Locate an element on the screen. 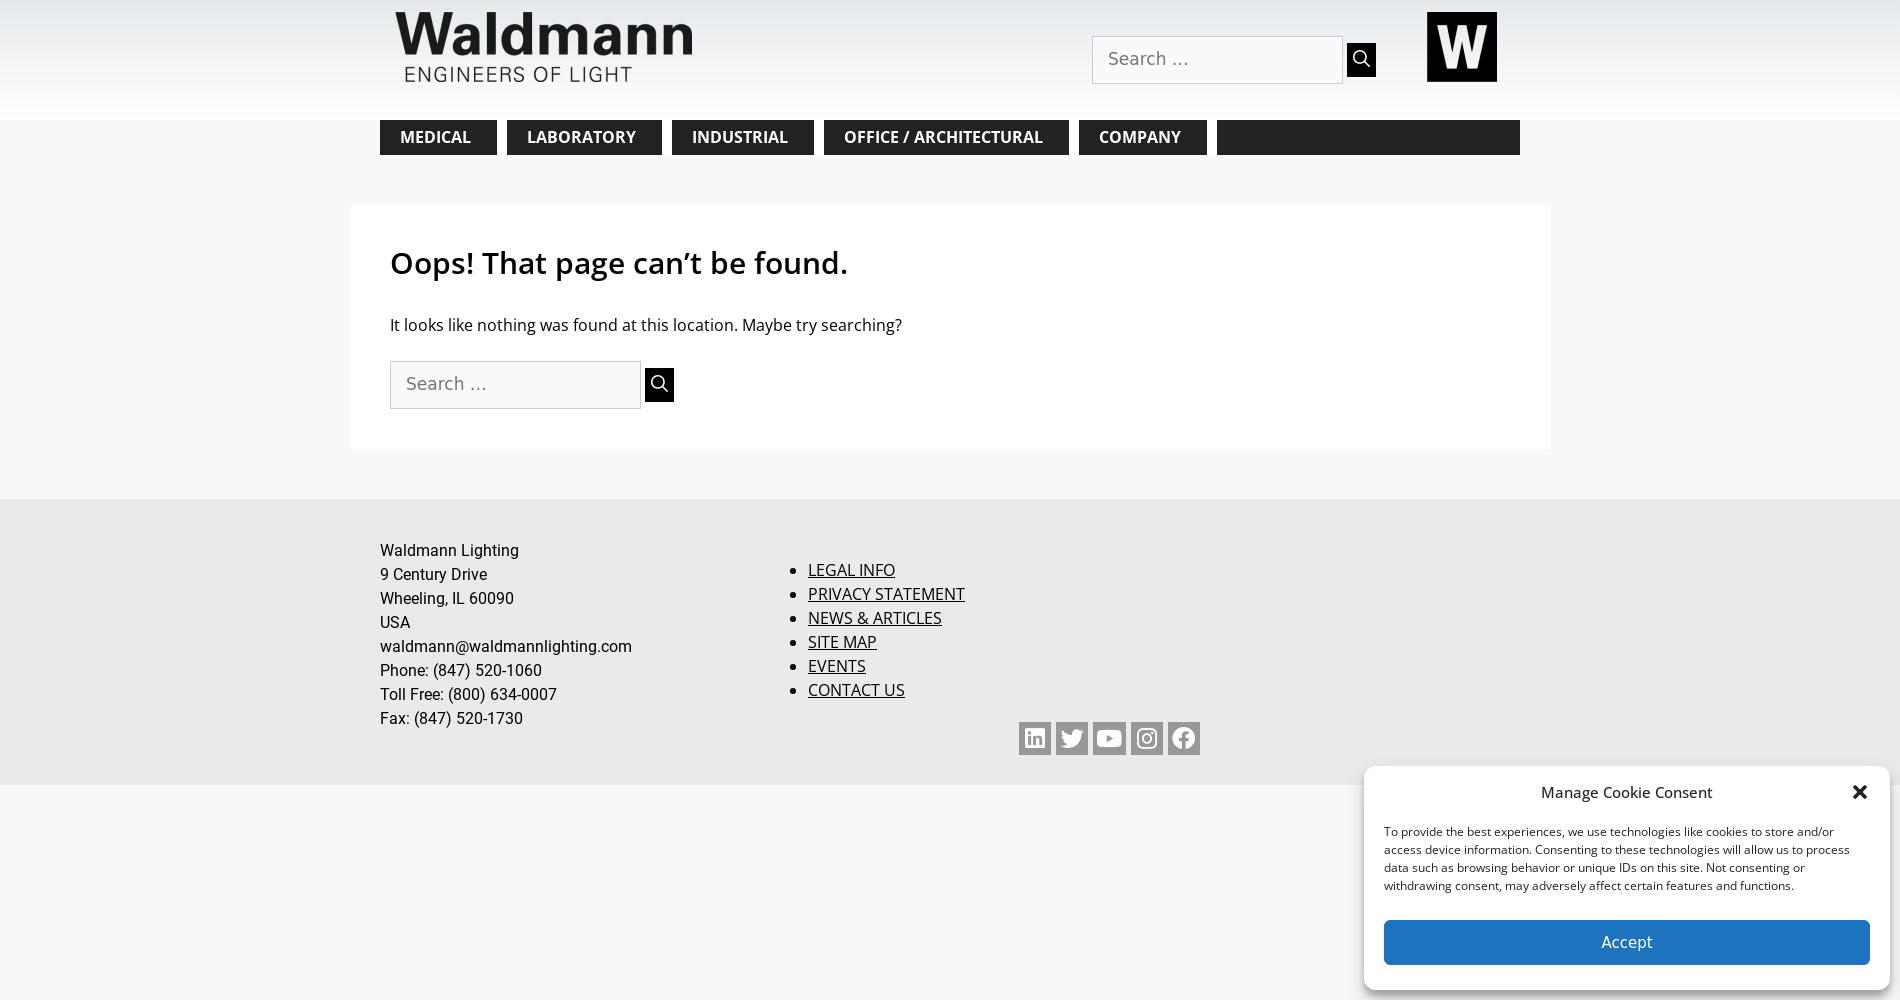 The height and width of the screenshot is (1000, 1900). 'USA' is located at coordinates (379, 620).